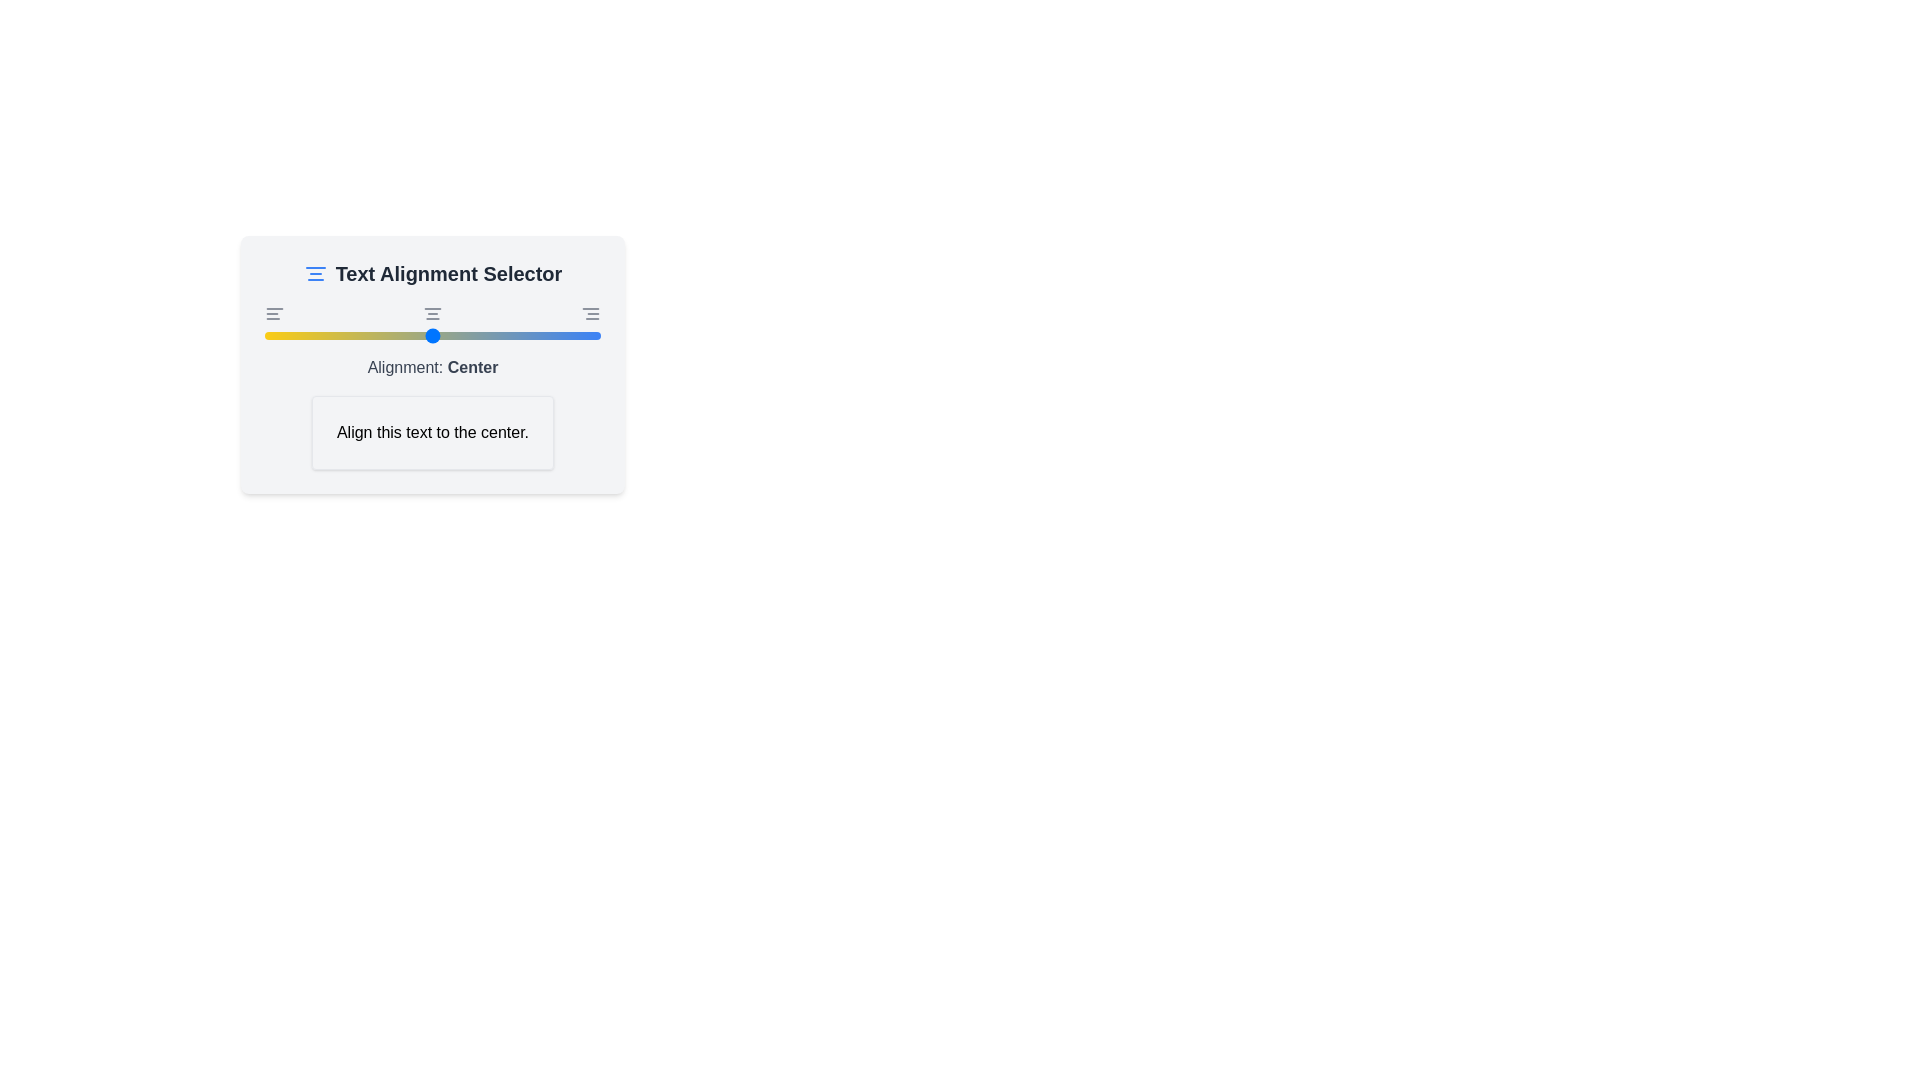 The image size is (1920, 1080). I want to click on the alignment to 1 by moving the slider, so click(431, 334).